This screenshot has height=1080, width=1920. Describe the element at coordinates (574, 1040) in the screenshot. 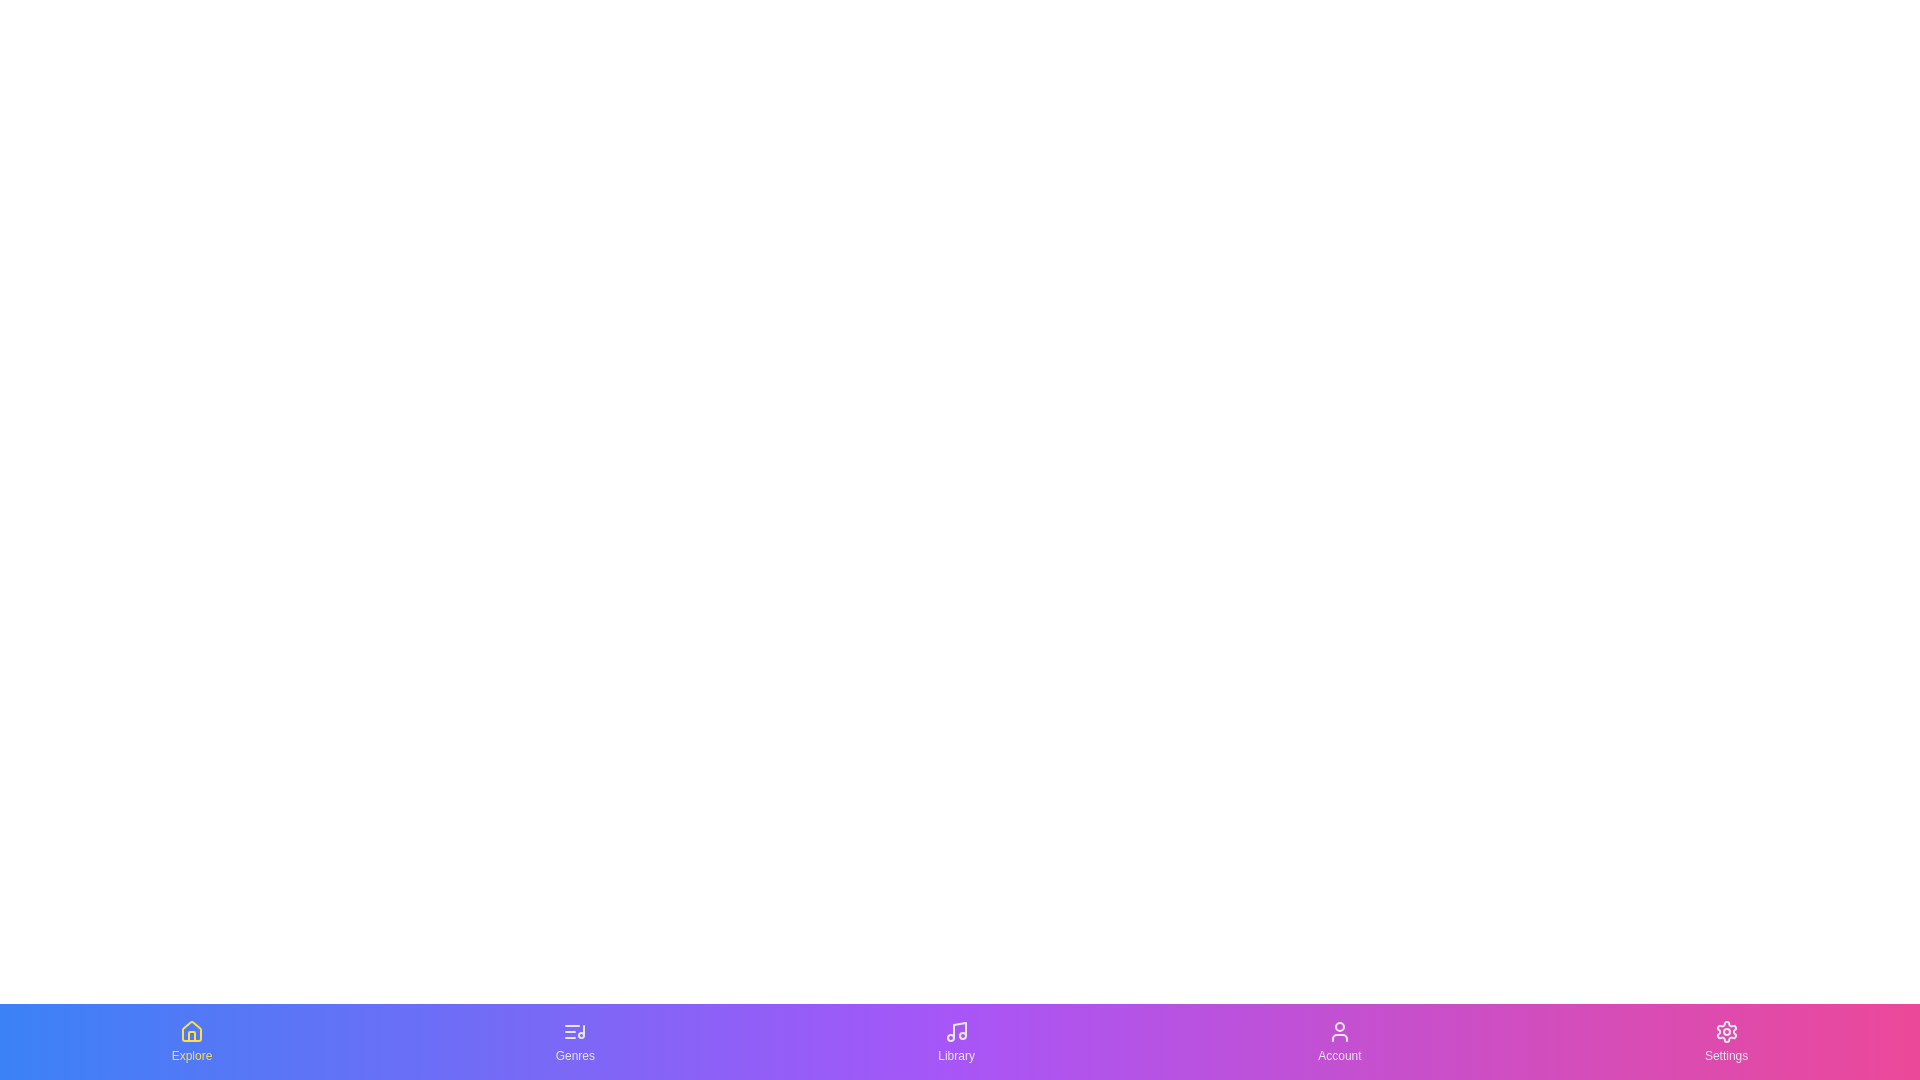

I see `the tab labeled Genres` at that location.